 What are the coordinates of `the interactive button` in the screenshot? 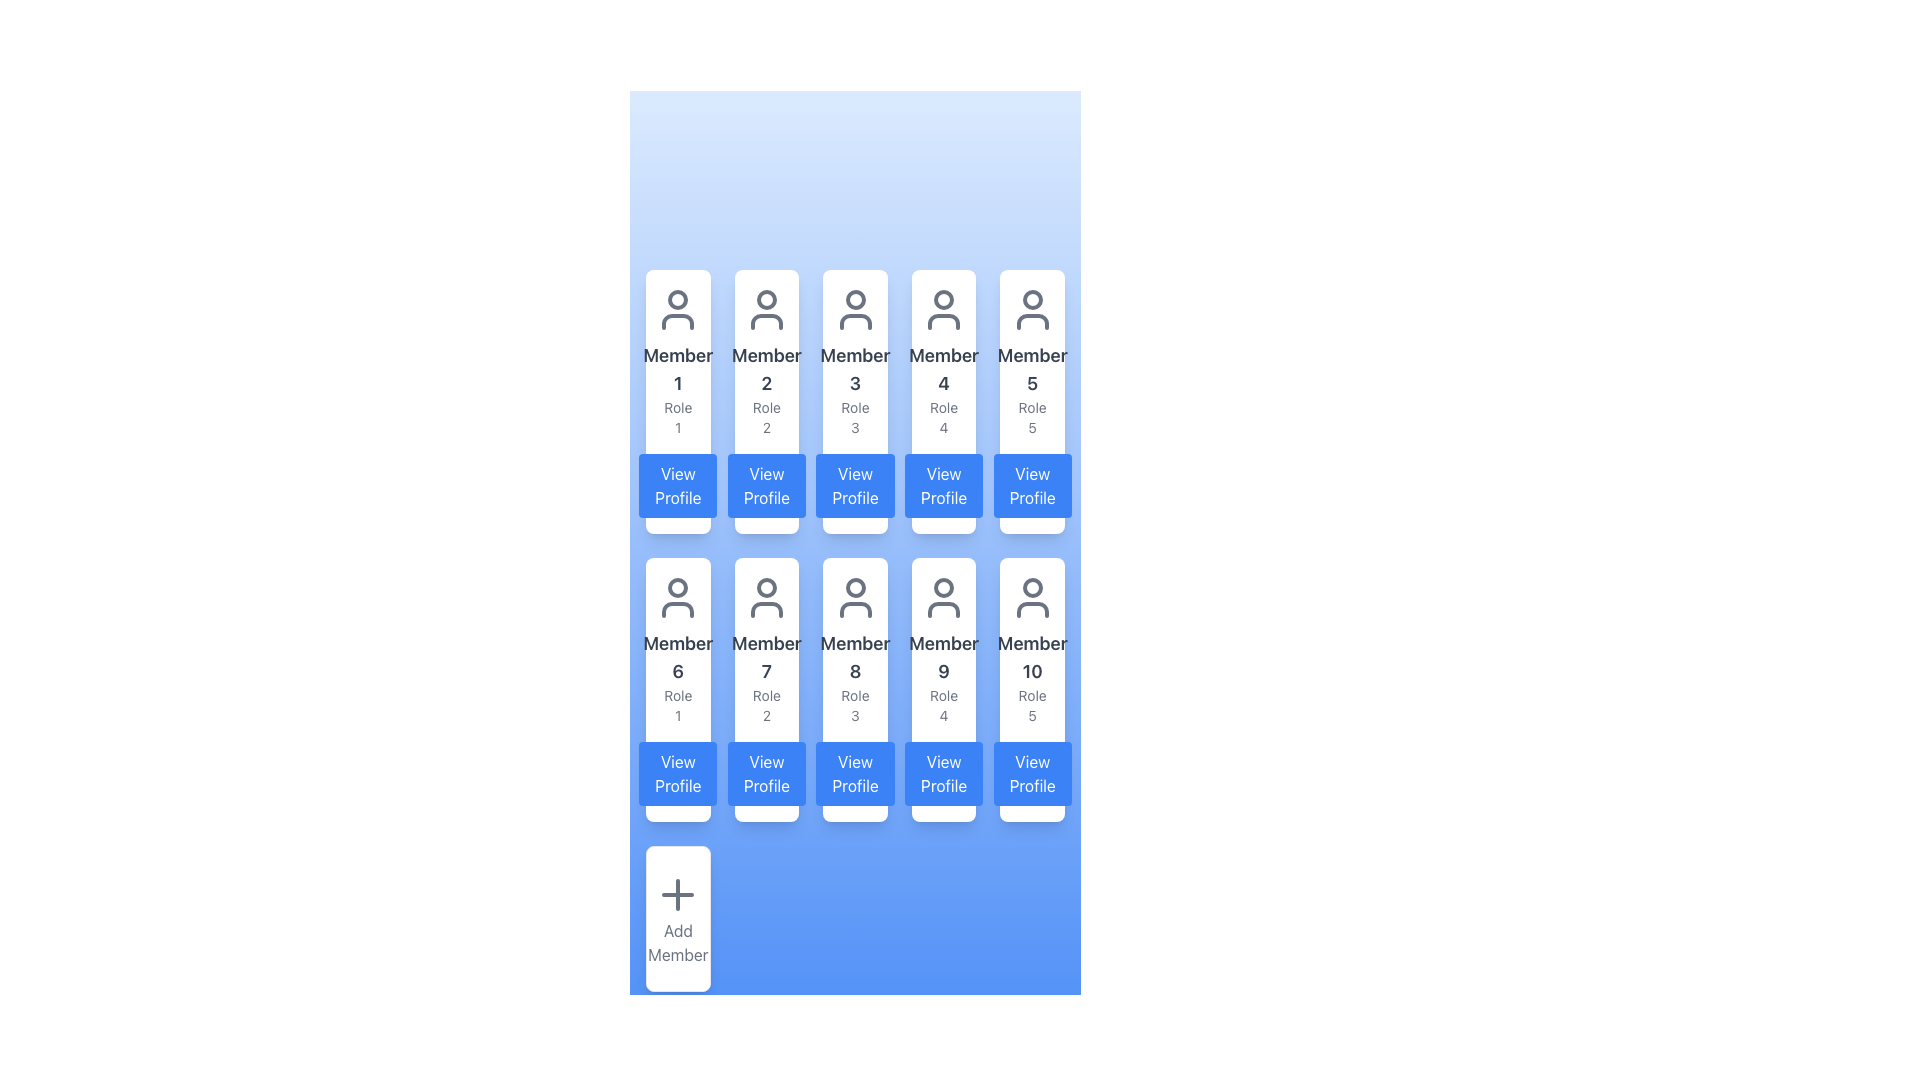 It's located at (678, 486).